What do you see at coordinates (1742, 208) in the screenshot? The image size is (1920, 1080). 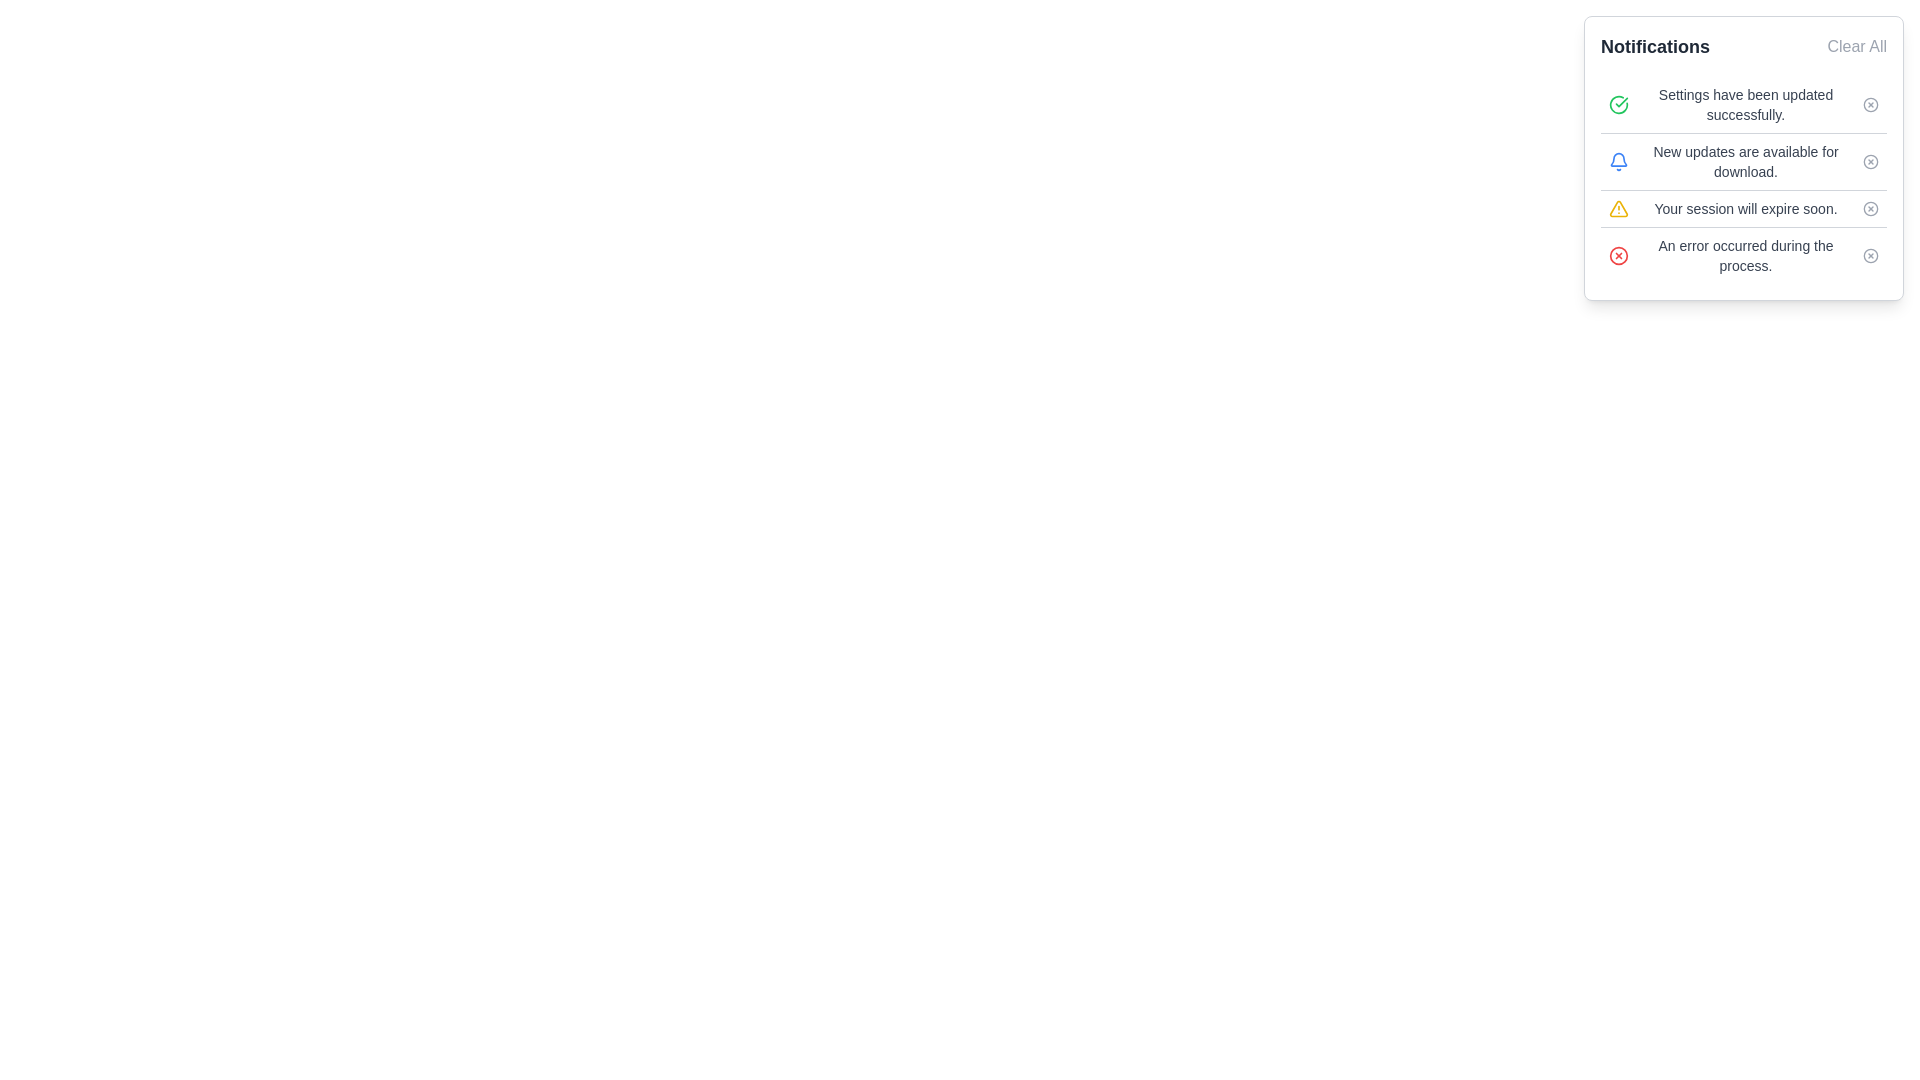 I see `the third notification entry that displays a warning icon and the message 'Your session will expire soon.'` at bounding box center [1742, 208].